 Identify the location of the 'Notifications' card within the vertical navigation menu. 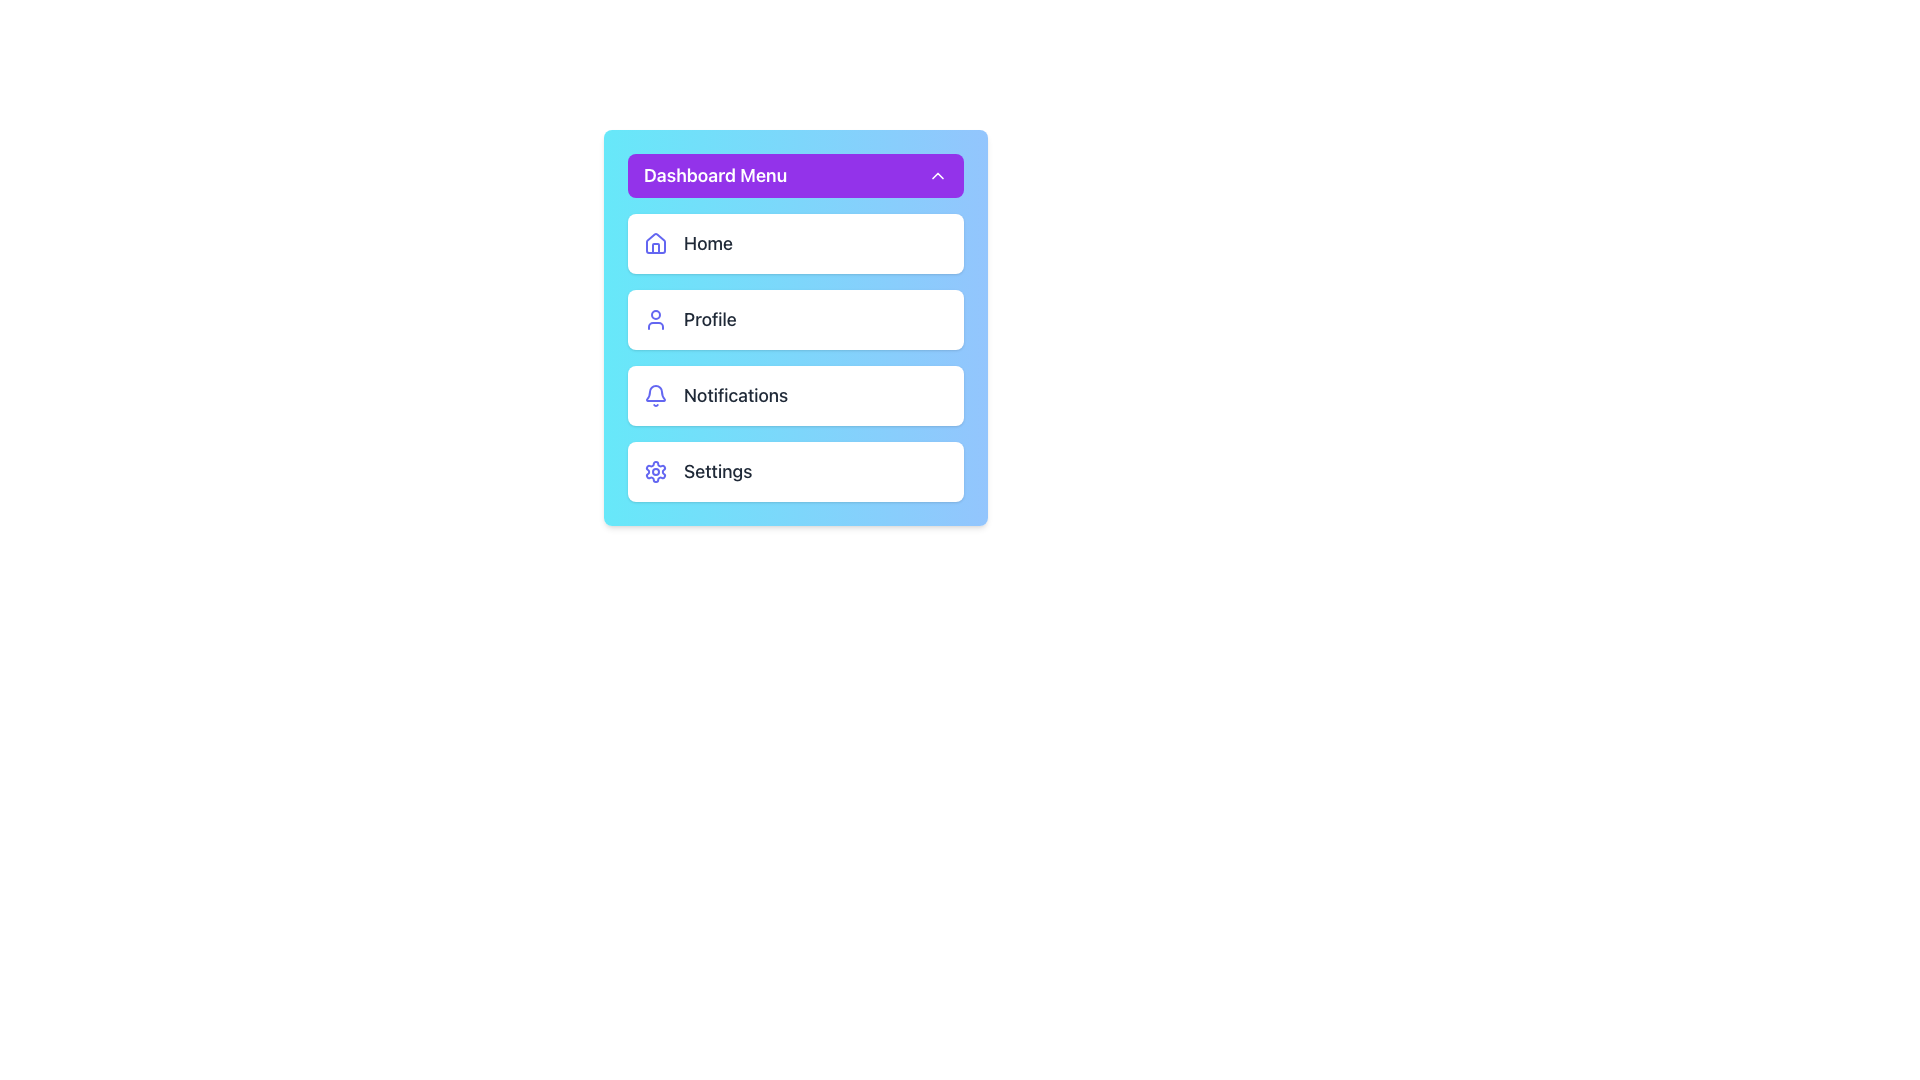
(795, 396).